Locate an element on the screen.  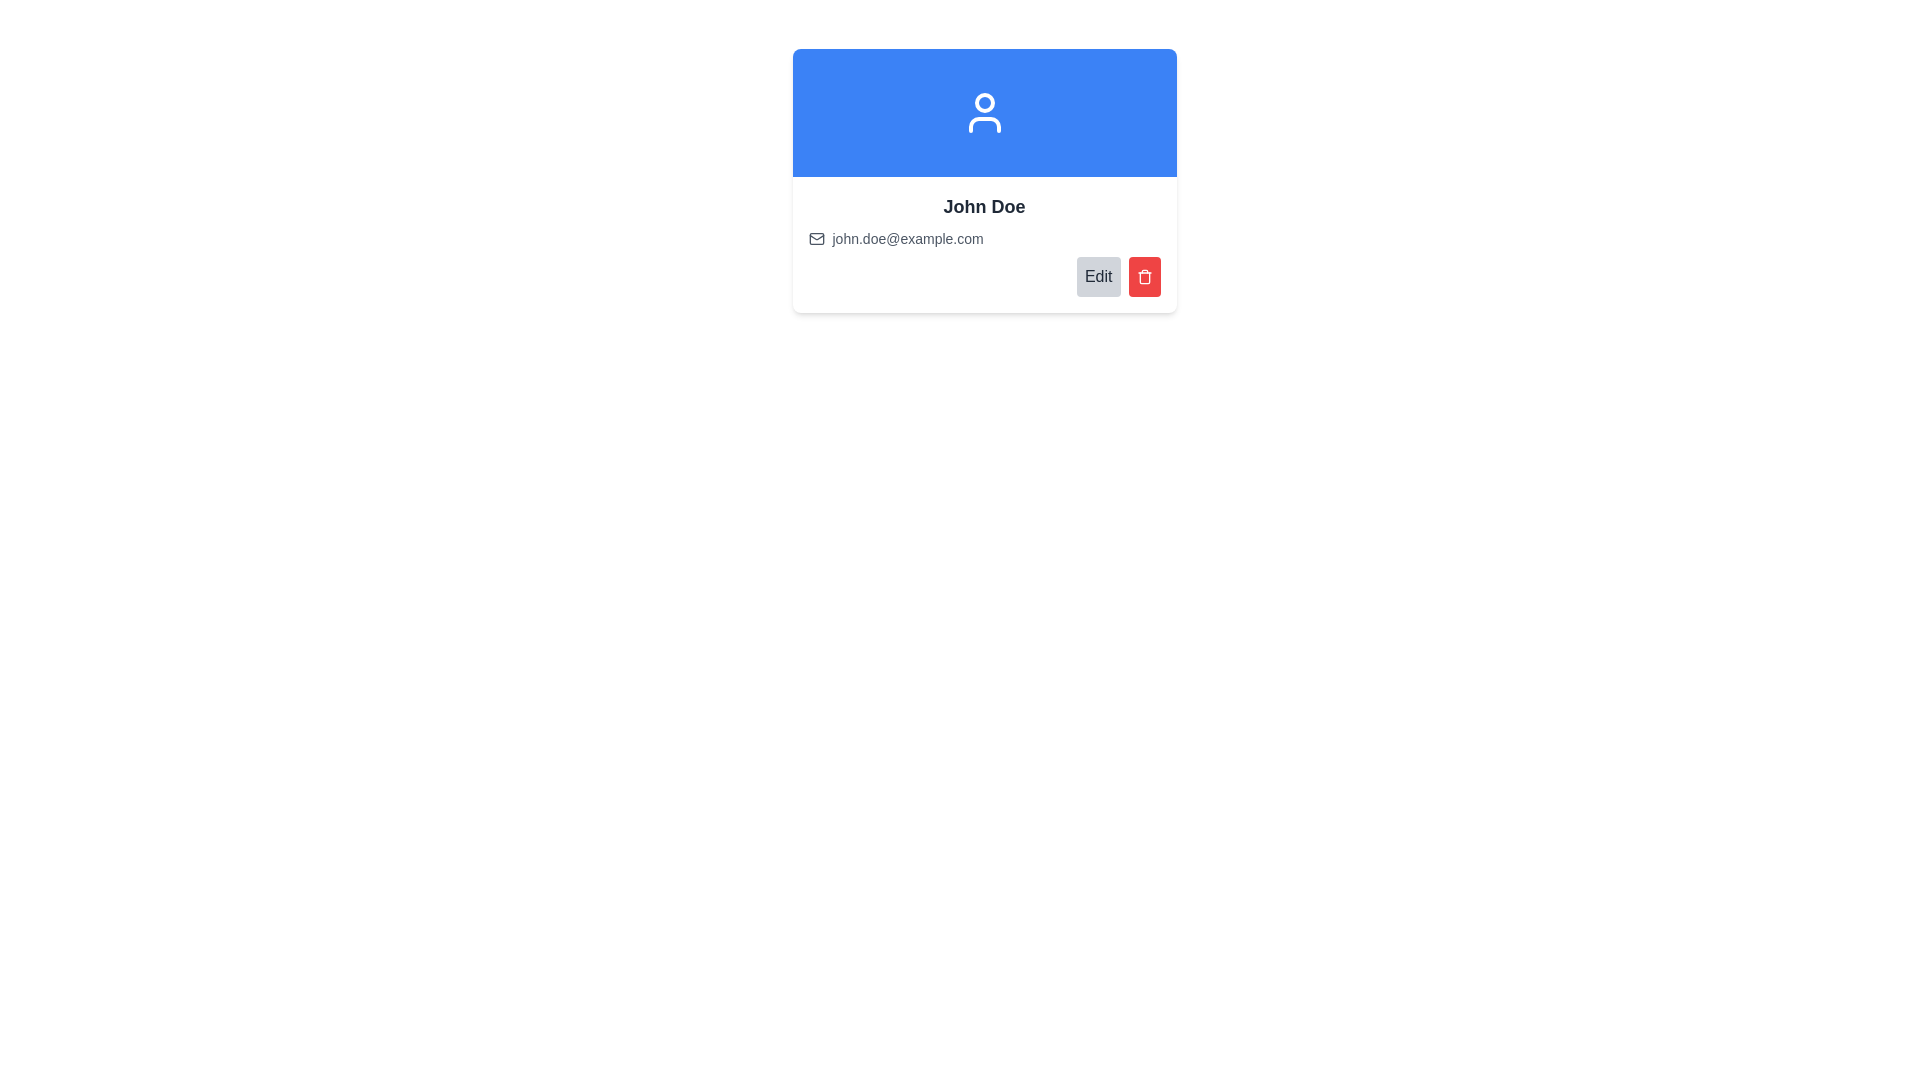
the trash can icon button, which has a red background and white iconography is located at coordinates (1144, 277).